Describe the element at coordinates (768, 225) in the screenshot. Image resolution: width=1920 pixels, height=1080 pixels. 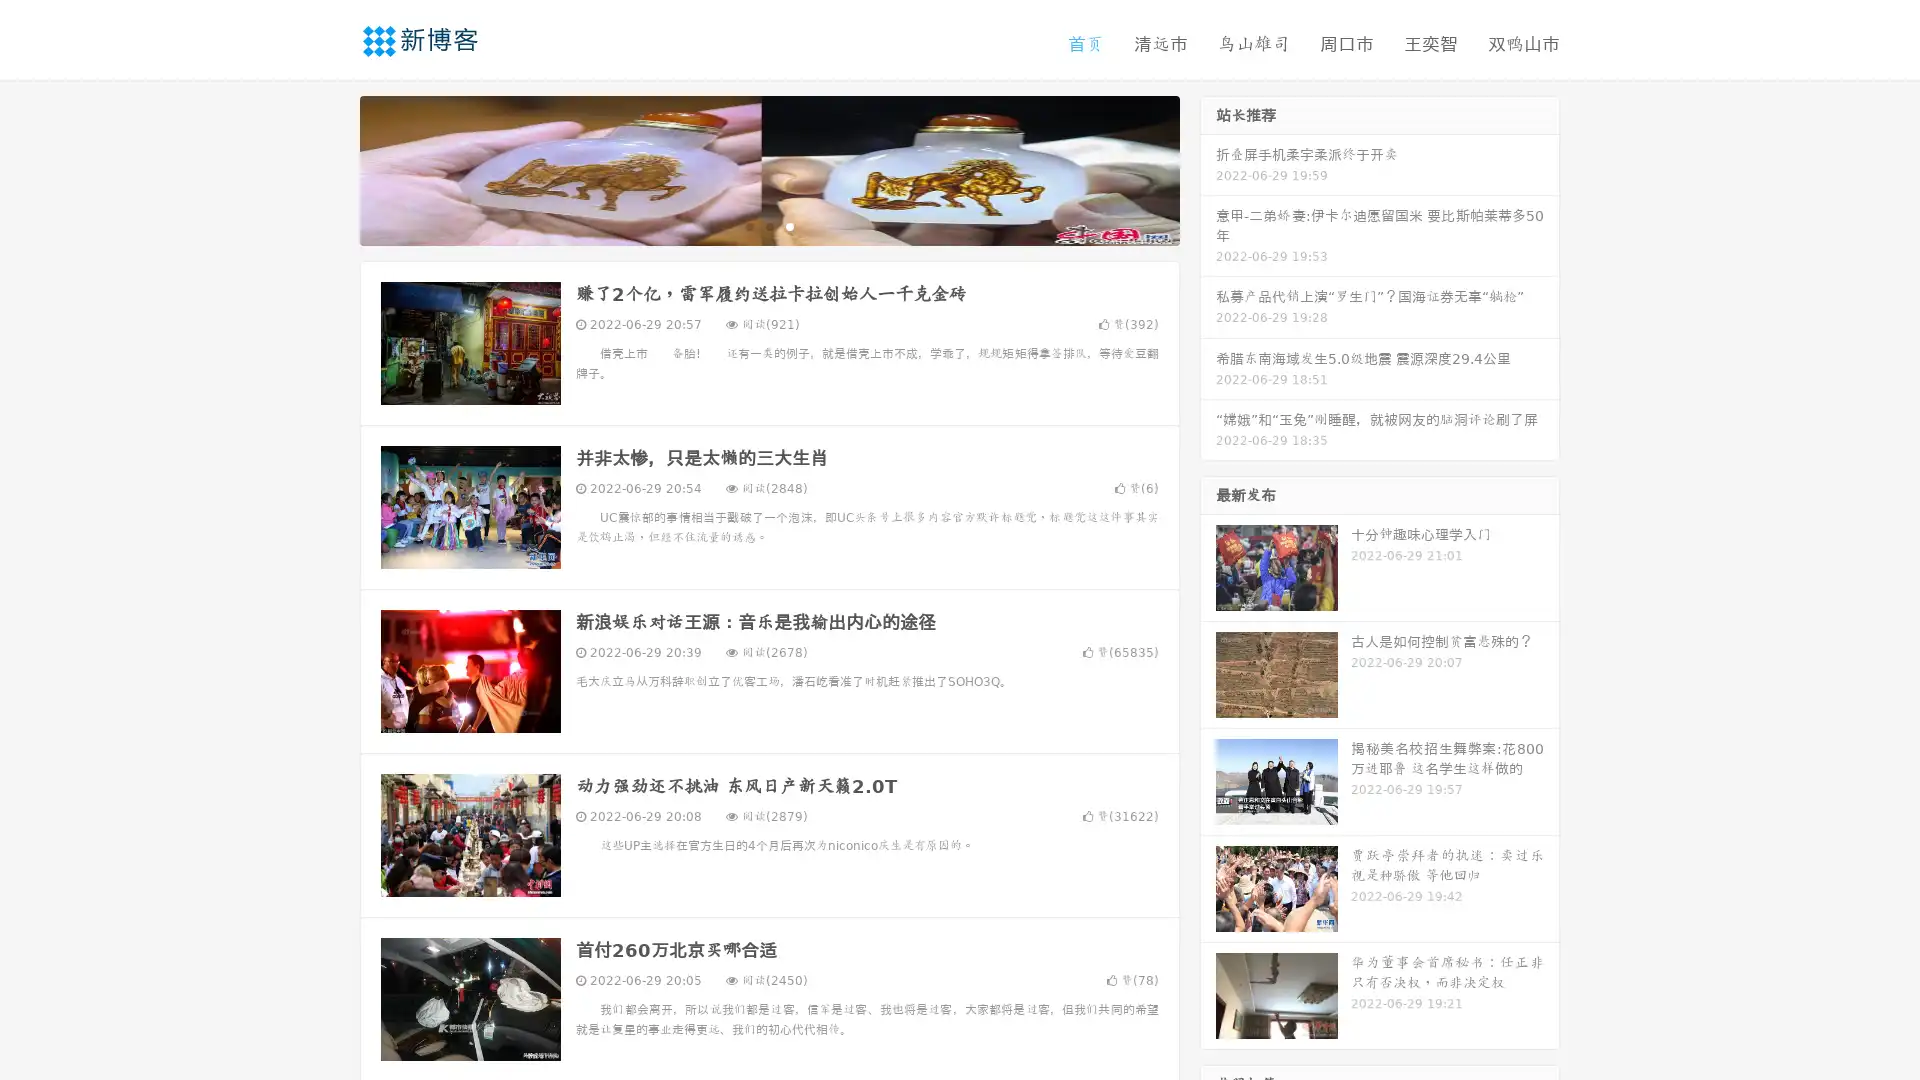
I see `Go to slide 2` at that location.